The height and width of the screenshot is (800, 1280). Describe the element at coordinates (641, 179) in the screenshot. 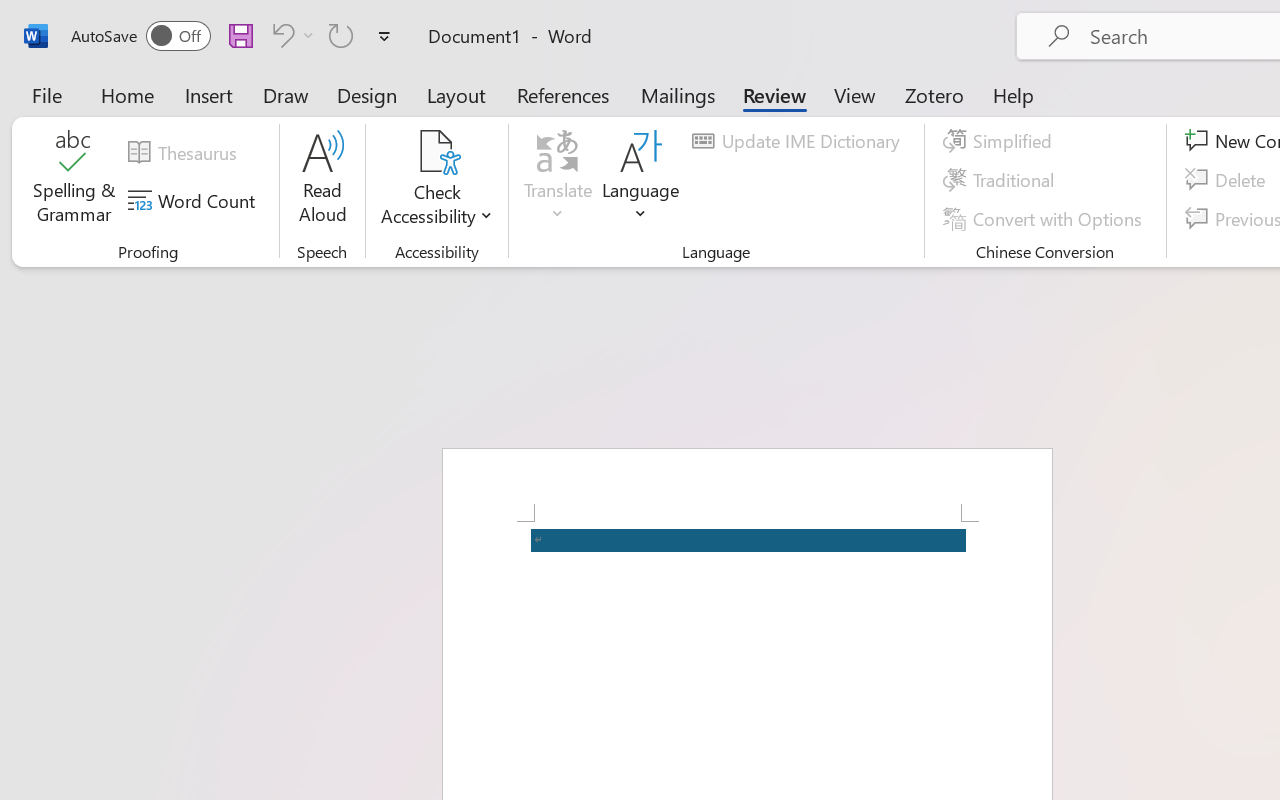

I see `'Language'` at that location.